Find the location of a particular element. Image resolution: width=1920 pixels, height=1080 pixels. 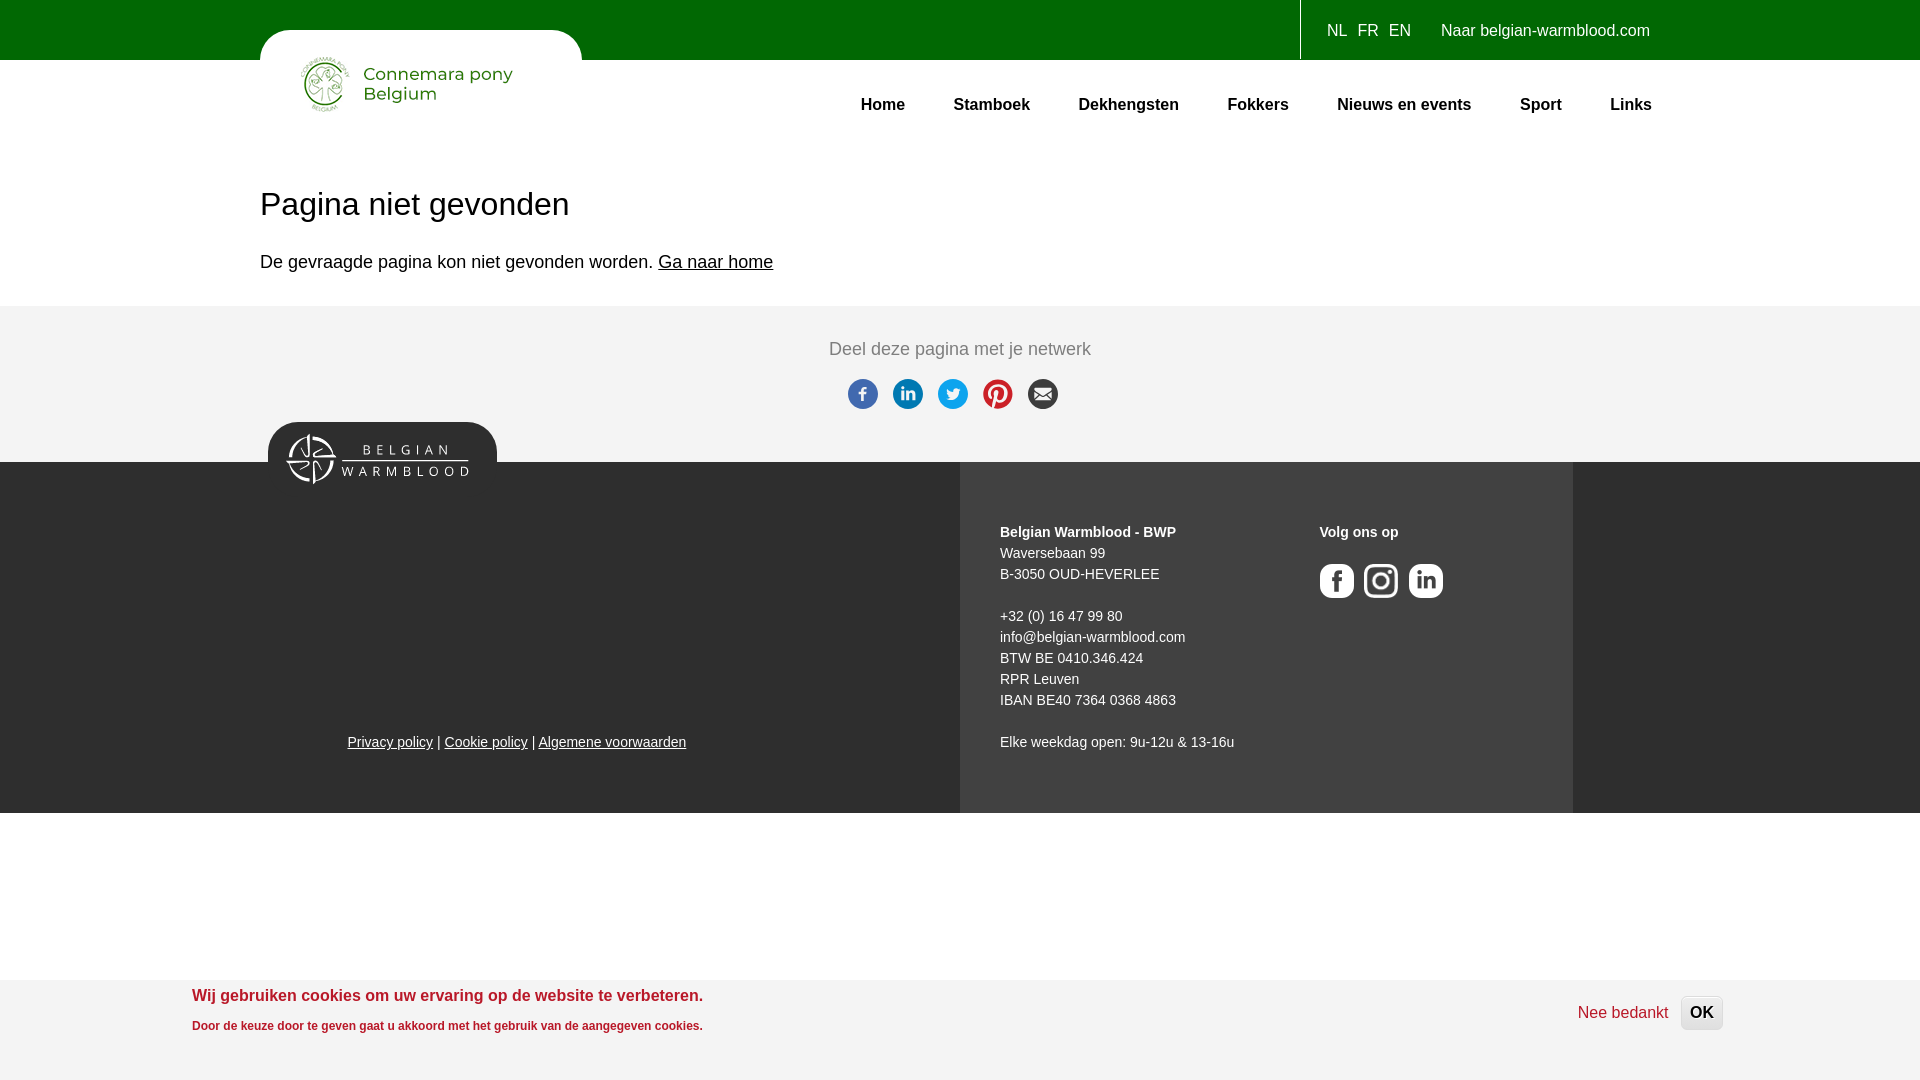

'OK' is located at coordinates (1680, 1013).